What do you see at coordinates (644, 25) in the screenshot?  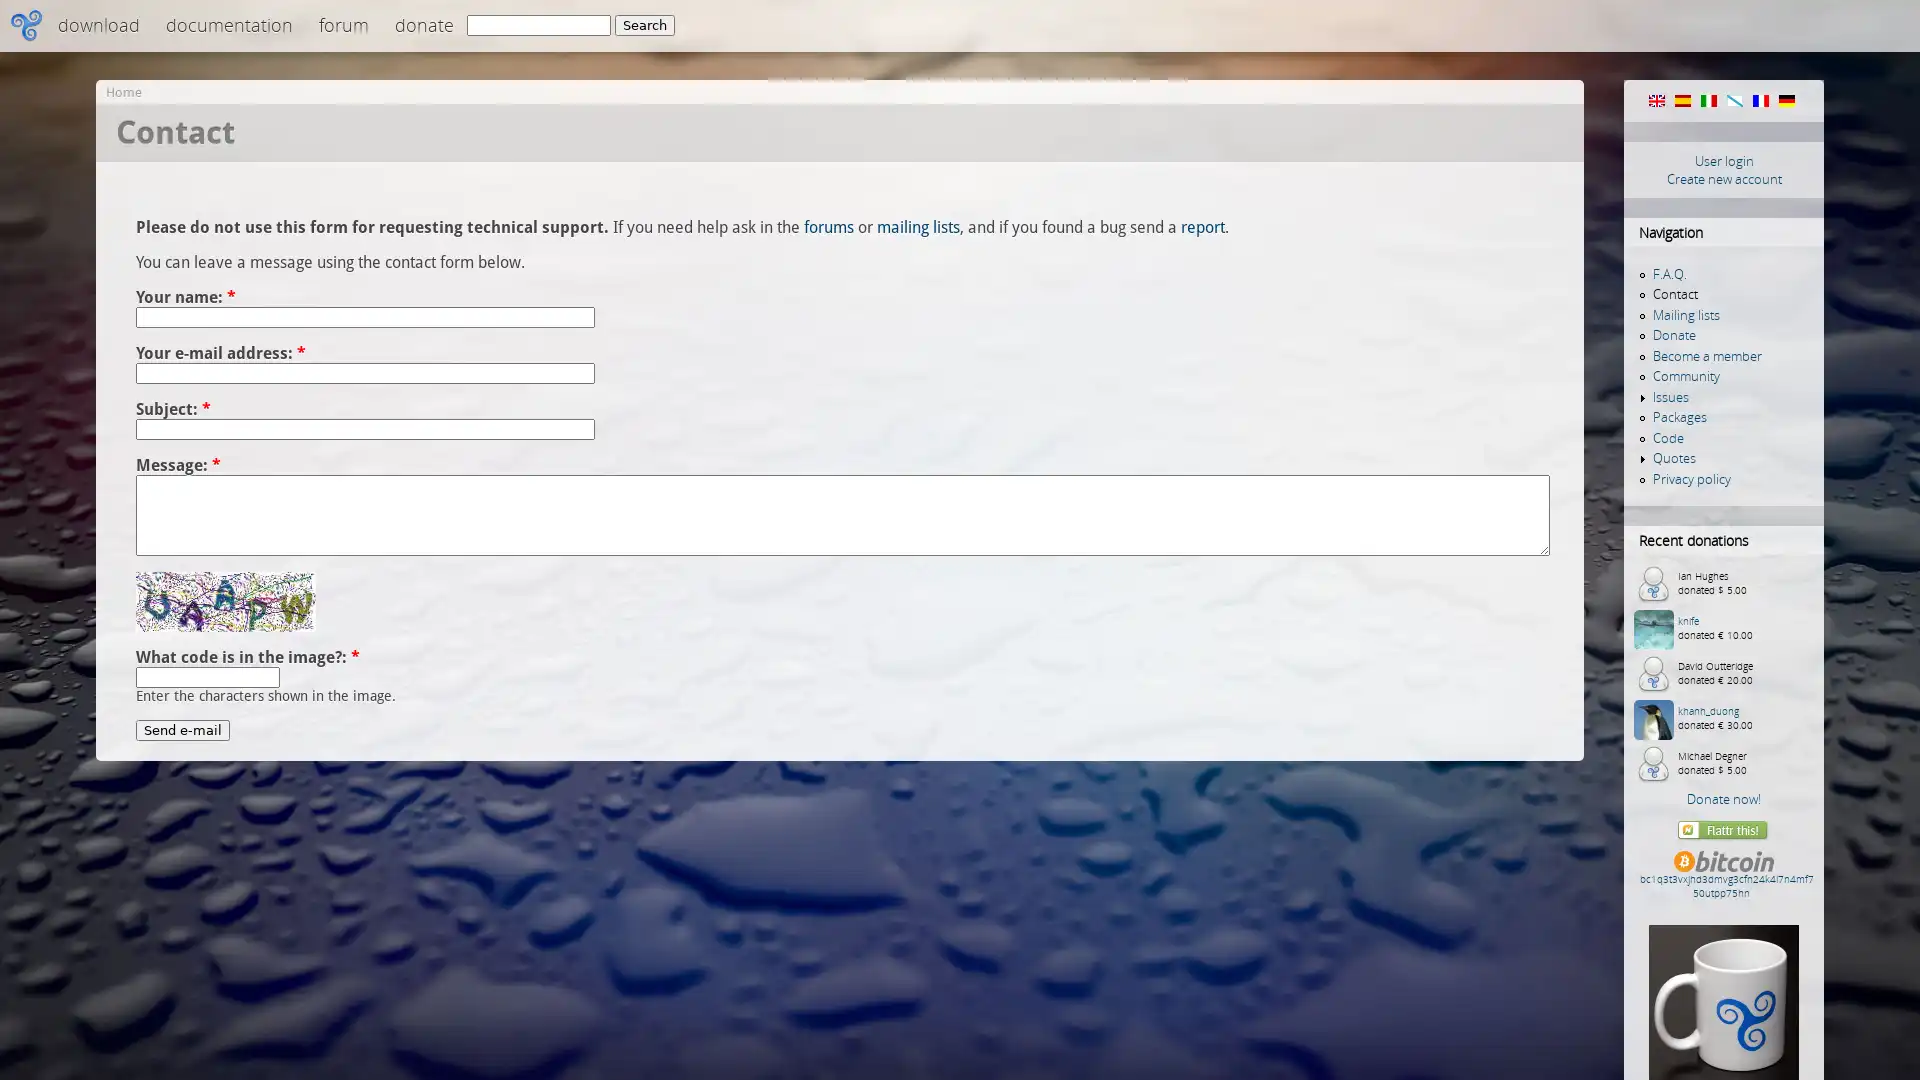 I see `Search` at bounding box center [644, 25].